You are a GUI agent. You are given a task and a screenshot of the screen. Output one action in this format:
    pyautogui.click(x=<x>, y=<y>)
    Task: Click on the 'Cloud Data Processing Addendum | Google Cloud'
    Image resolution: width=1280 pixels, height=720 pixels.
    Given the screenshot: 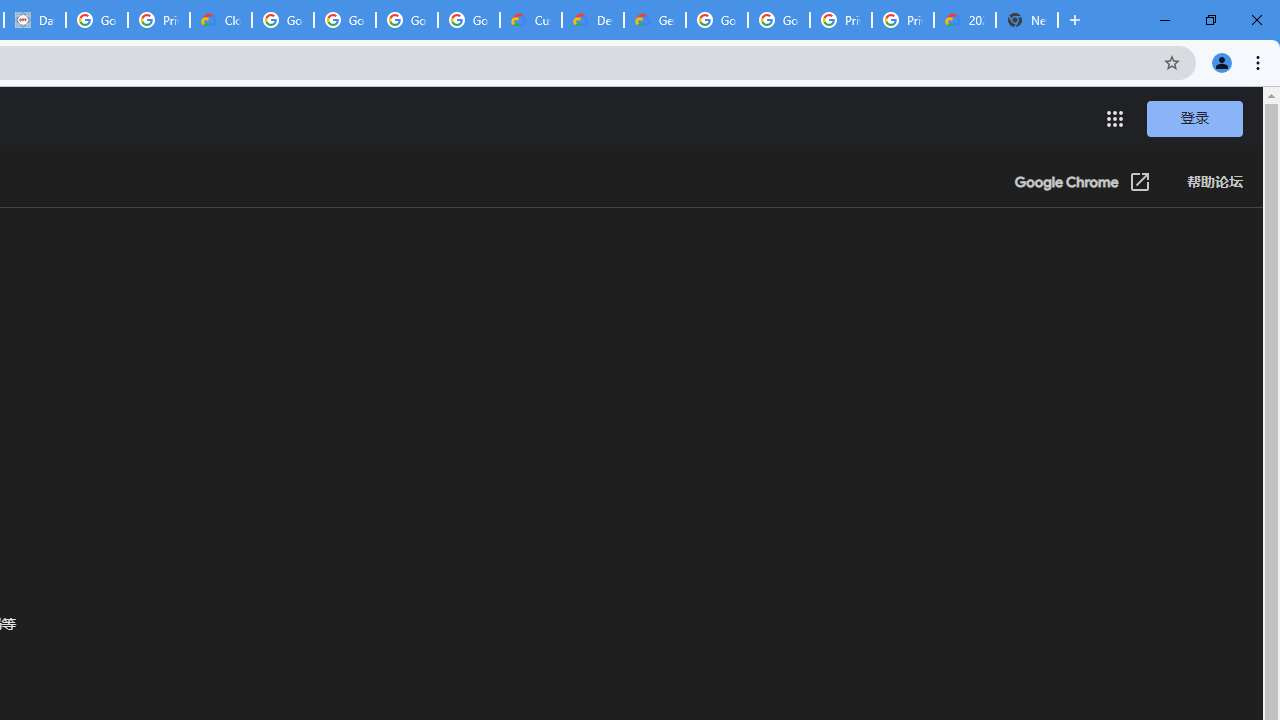 What is the action you would take?
    pyautogui.click(x=220, y=20)
    